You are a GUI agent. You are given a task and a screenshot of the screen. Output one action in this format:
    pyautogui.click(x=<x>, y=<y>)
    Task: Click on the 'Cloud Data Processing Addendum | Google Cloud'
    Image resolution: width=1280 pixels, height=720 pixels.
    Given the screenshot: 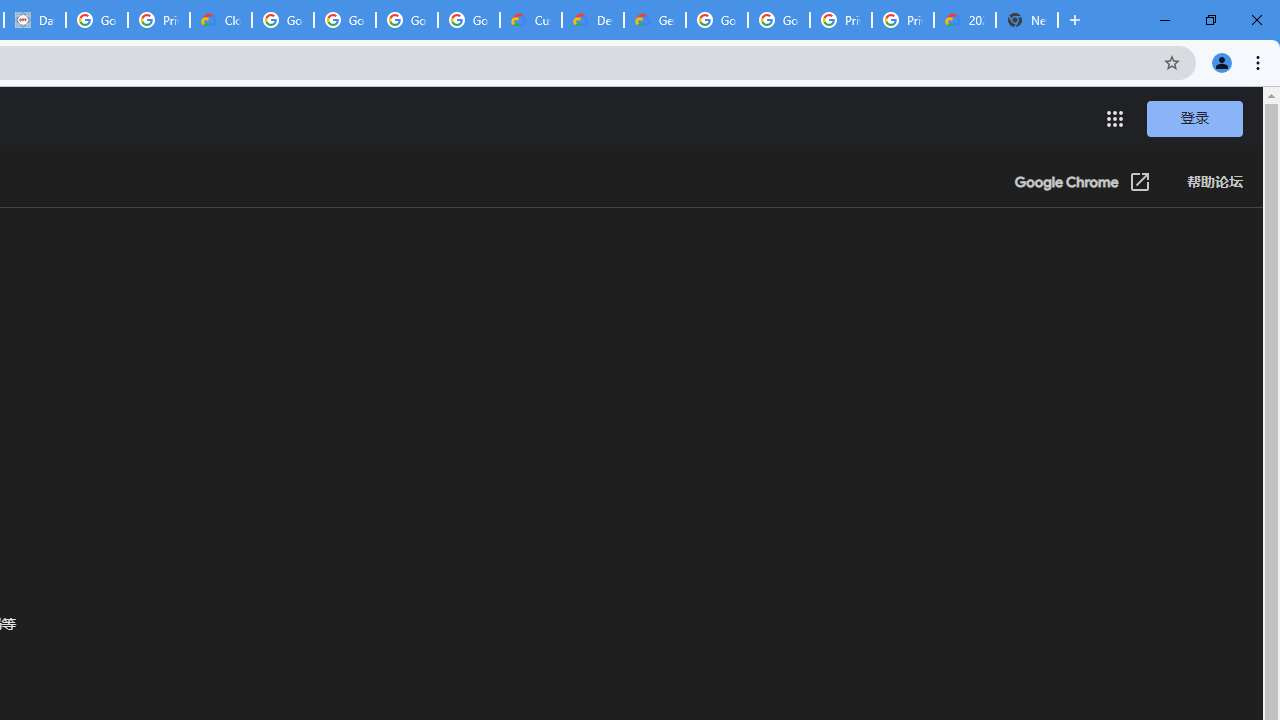 What is the action you would take?
    pyautogui.click(x=220, y=20)
    